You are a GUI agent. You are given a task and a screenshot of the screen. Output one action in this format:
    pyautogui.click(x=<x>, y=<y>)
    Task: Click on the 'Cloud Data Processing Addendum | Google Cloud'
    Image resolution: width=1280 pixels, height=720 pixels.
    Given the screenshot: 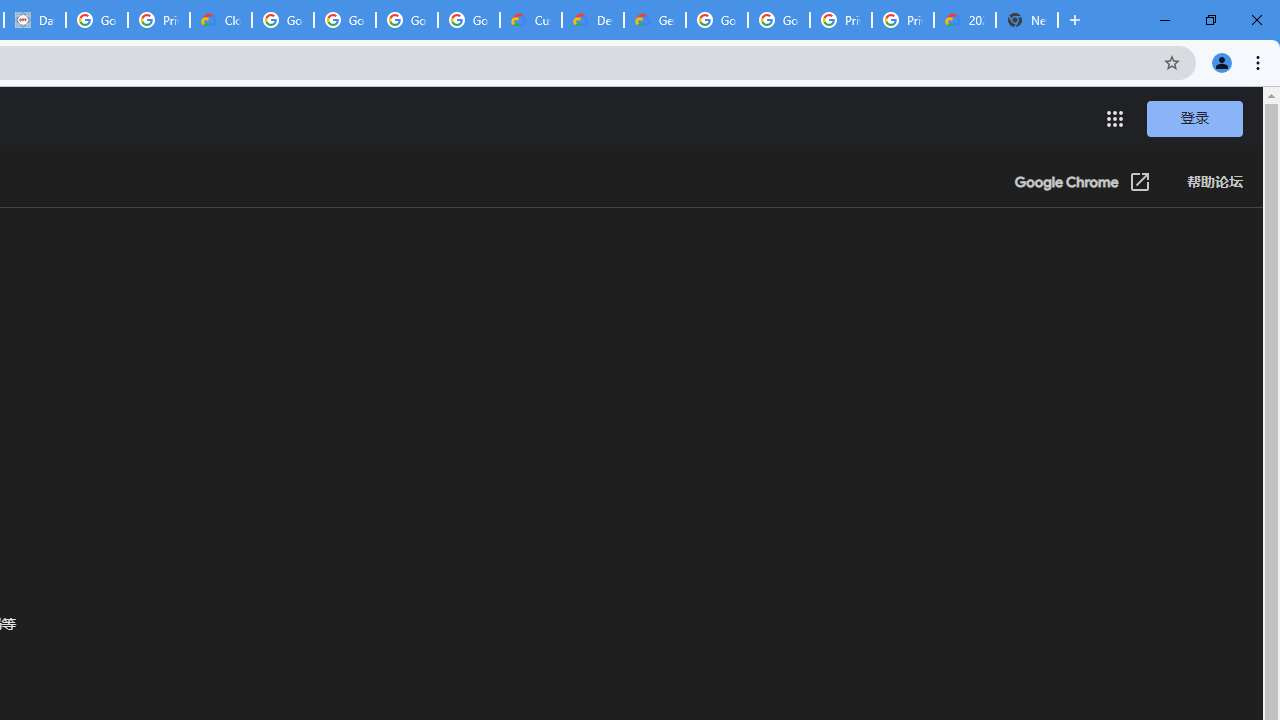 What is the action you would take?
    pyautogui.click(x=220, y=20)
    